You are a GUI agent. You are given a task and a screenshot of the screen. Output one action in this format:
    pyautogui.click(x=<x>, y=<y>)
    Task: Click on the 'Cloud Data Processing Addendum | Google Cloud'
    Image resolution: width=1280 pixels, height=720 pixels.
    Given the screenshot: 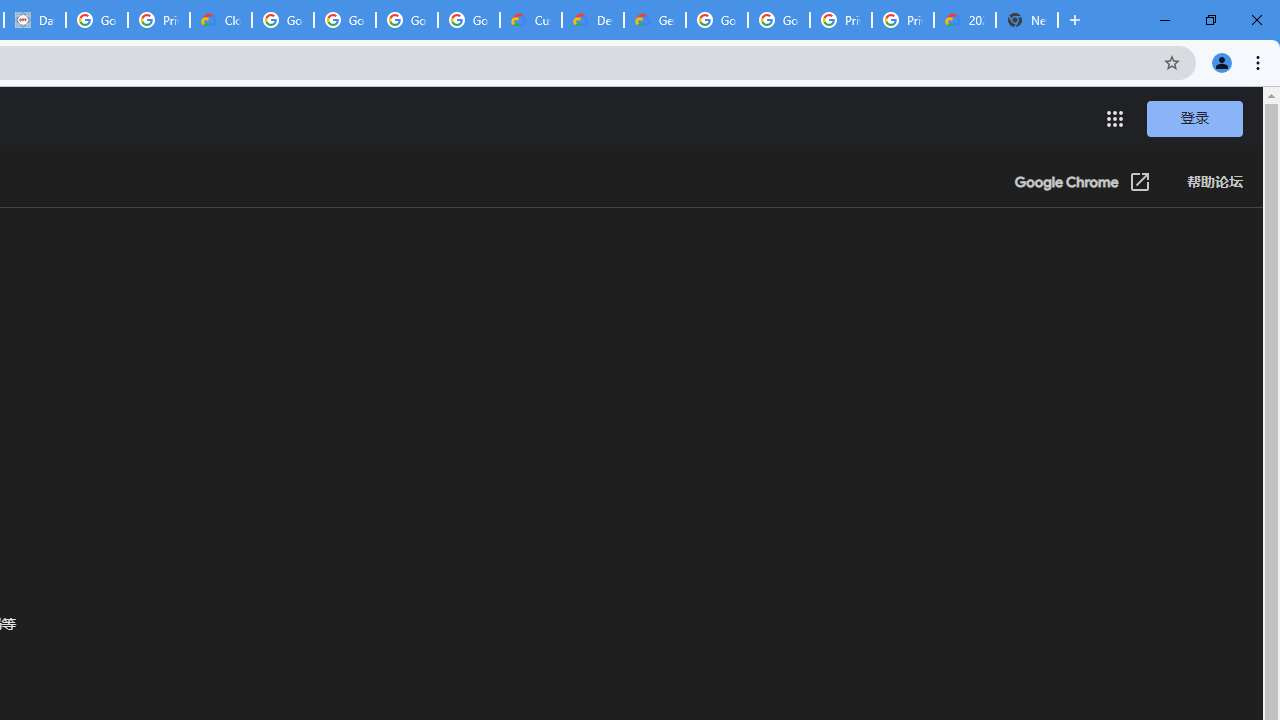 What is the action you would take?
    pyautogui.click(x=220, y=20)
    